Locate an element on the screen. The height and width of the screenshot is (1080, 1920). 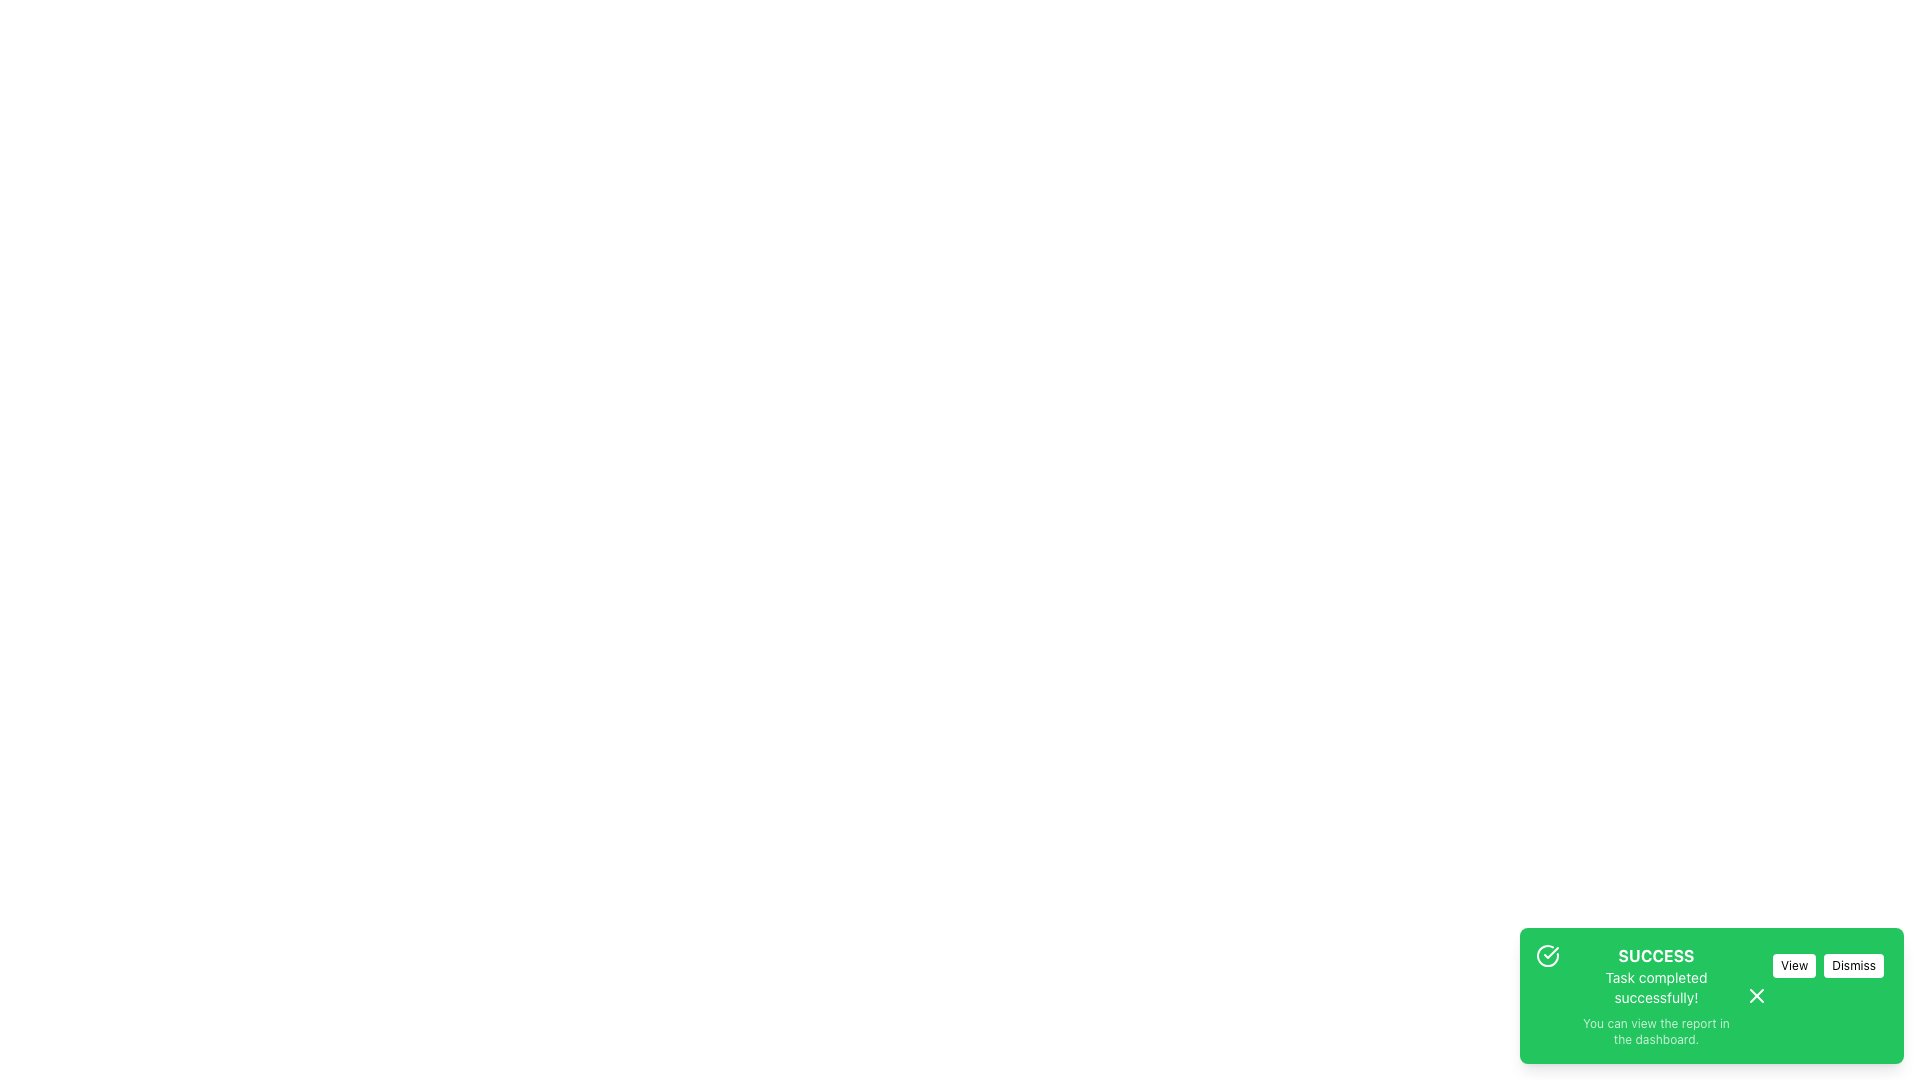
the small rounded button labeled 'View' within the green notification card to observe any visual feedback is located at coordinates (1794, 964).